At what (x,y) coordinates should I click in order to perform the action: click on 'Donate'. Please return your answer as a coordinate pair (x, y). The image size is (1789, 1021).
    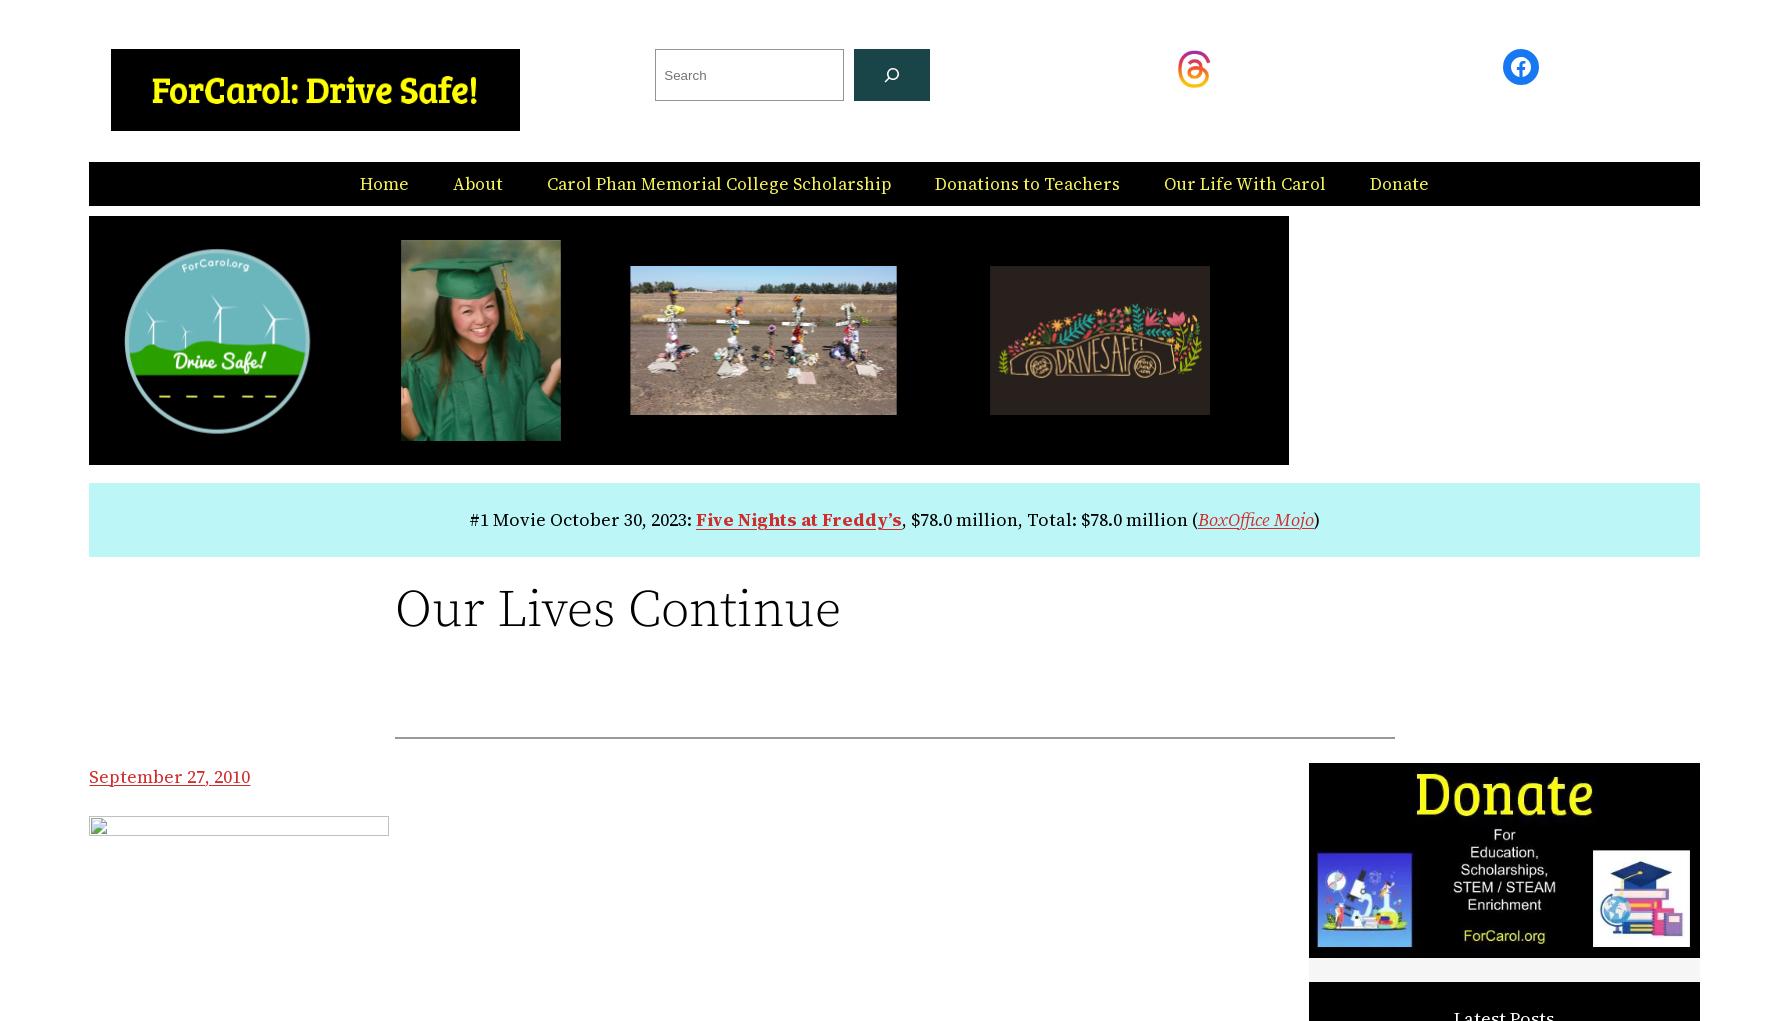
    Looking at the image, I should click on (1399, 181).